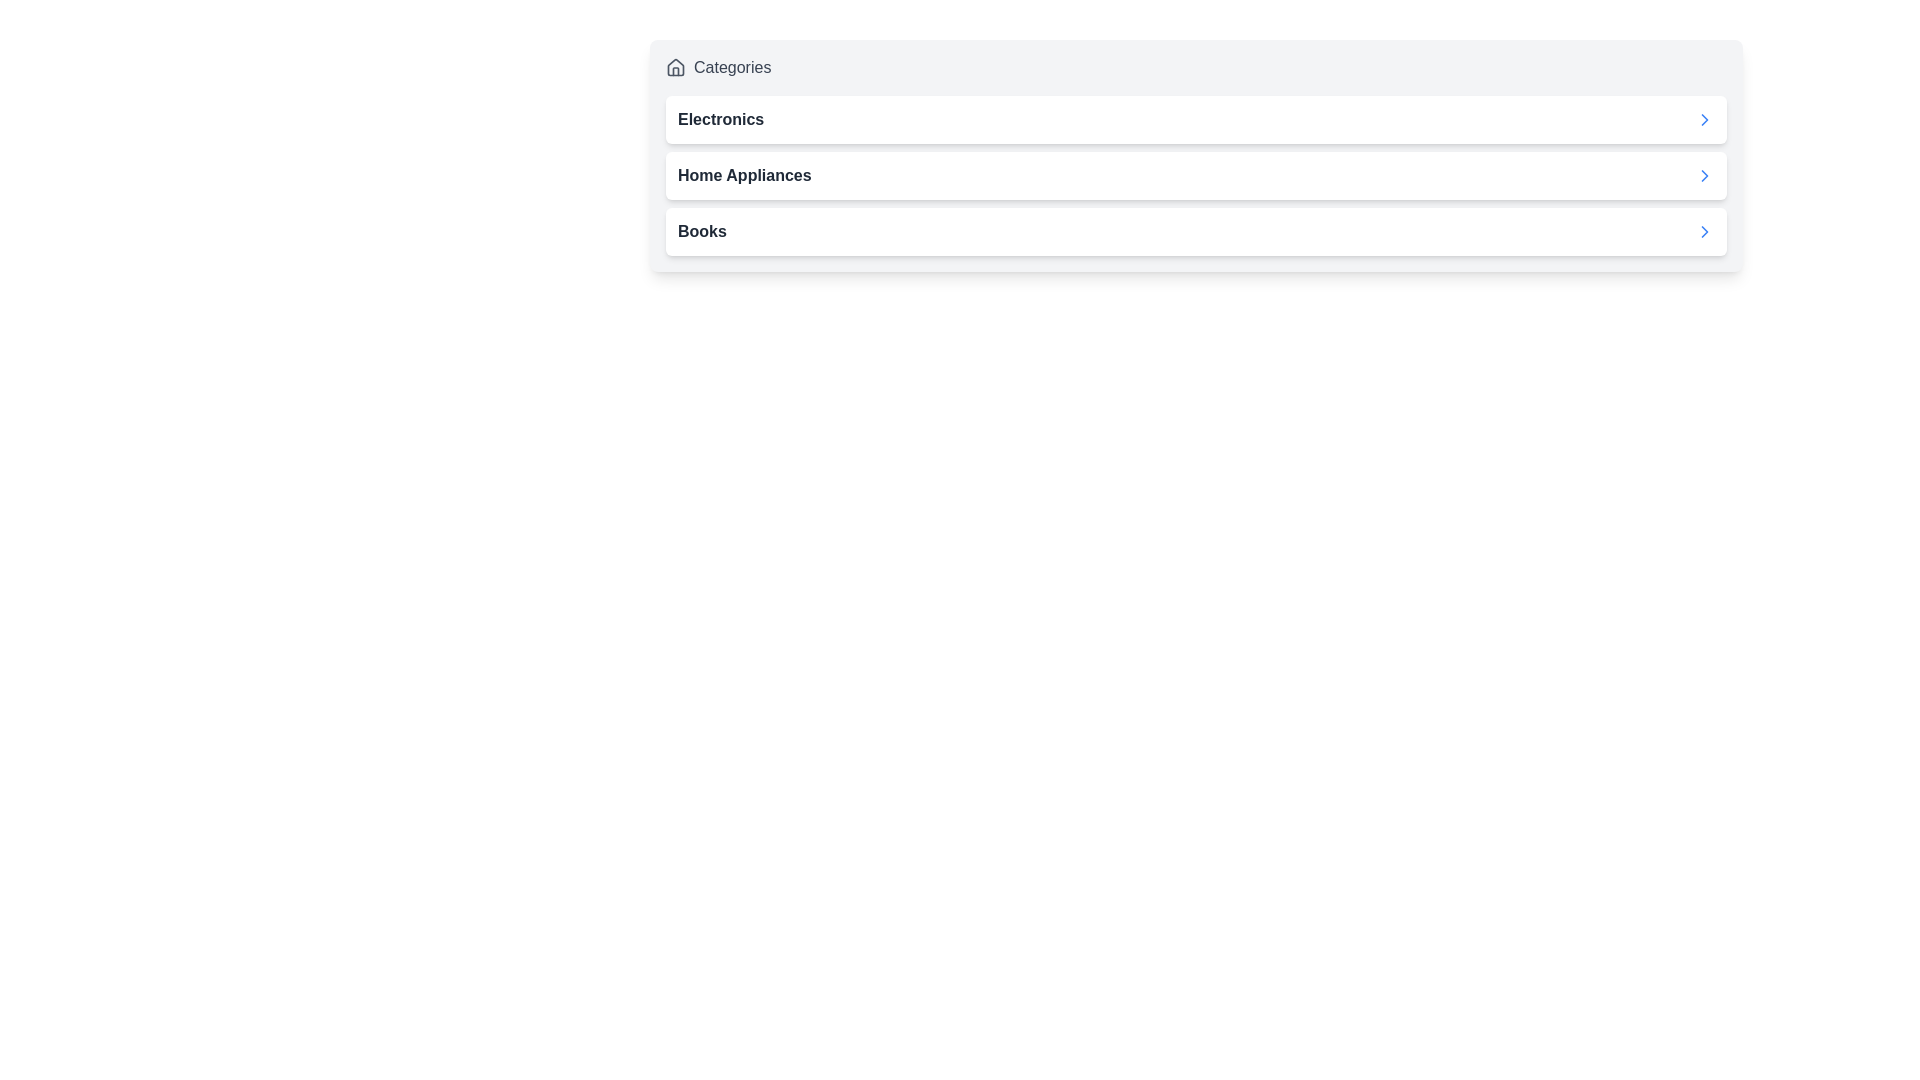 This screenshot has height=1080, width=1920. Describe the element at coordinates (1703, 230) in the screenshot. I see `the blue right-facing chevron arrow icon located in the bottom-right corner of the 'Books' category row` at that location.